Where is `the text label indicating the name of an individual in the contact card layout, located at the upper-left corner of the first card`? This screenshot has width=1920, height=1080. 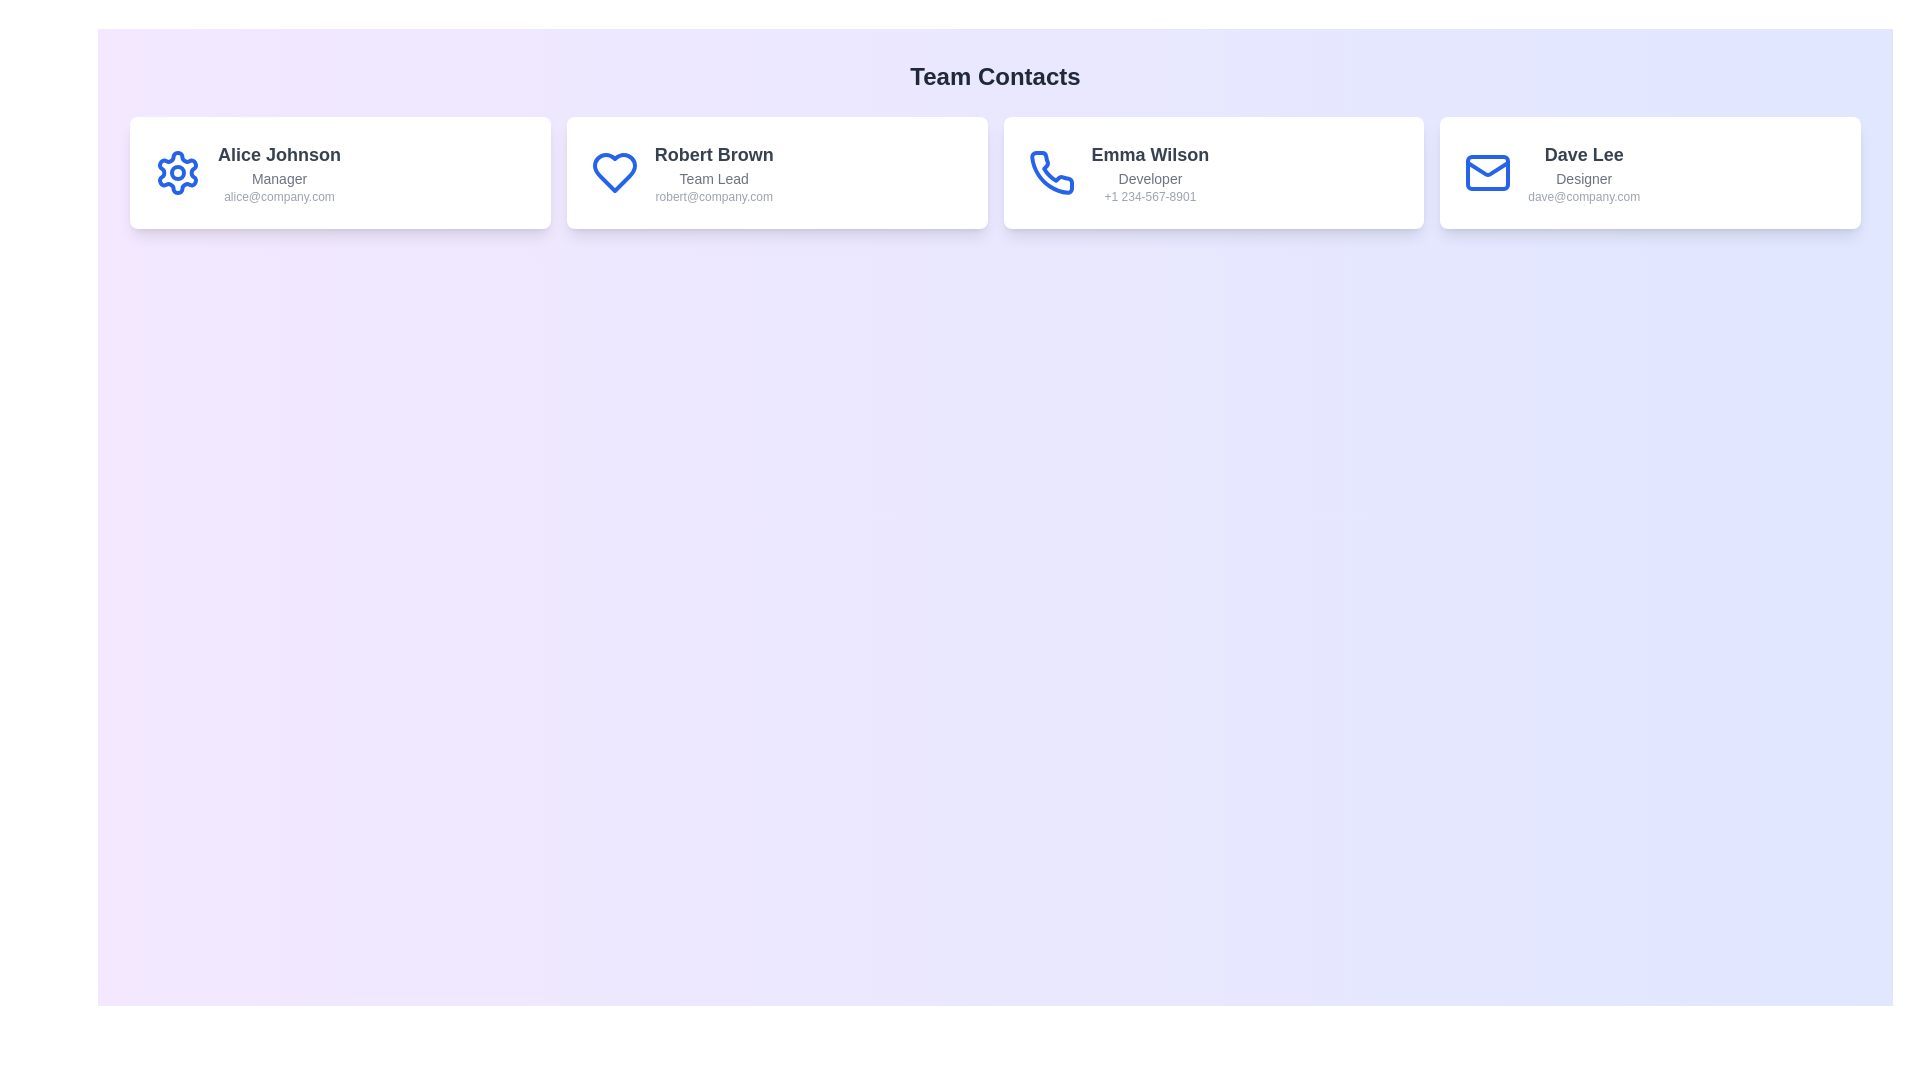
the text label indicating the name of an individual in the contact card layout, located at the upper-left corner of the first card is located at coordinates (278, 153).